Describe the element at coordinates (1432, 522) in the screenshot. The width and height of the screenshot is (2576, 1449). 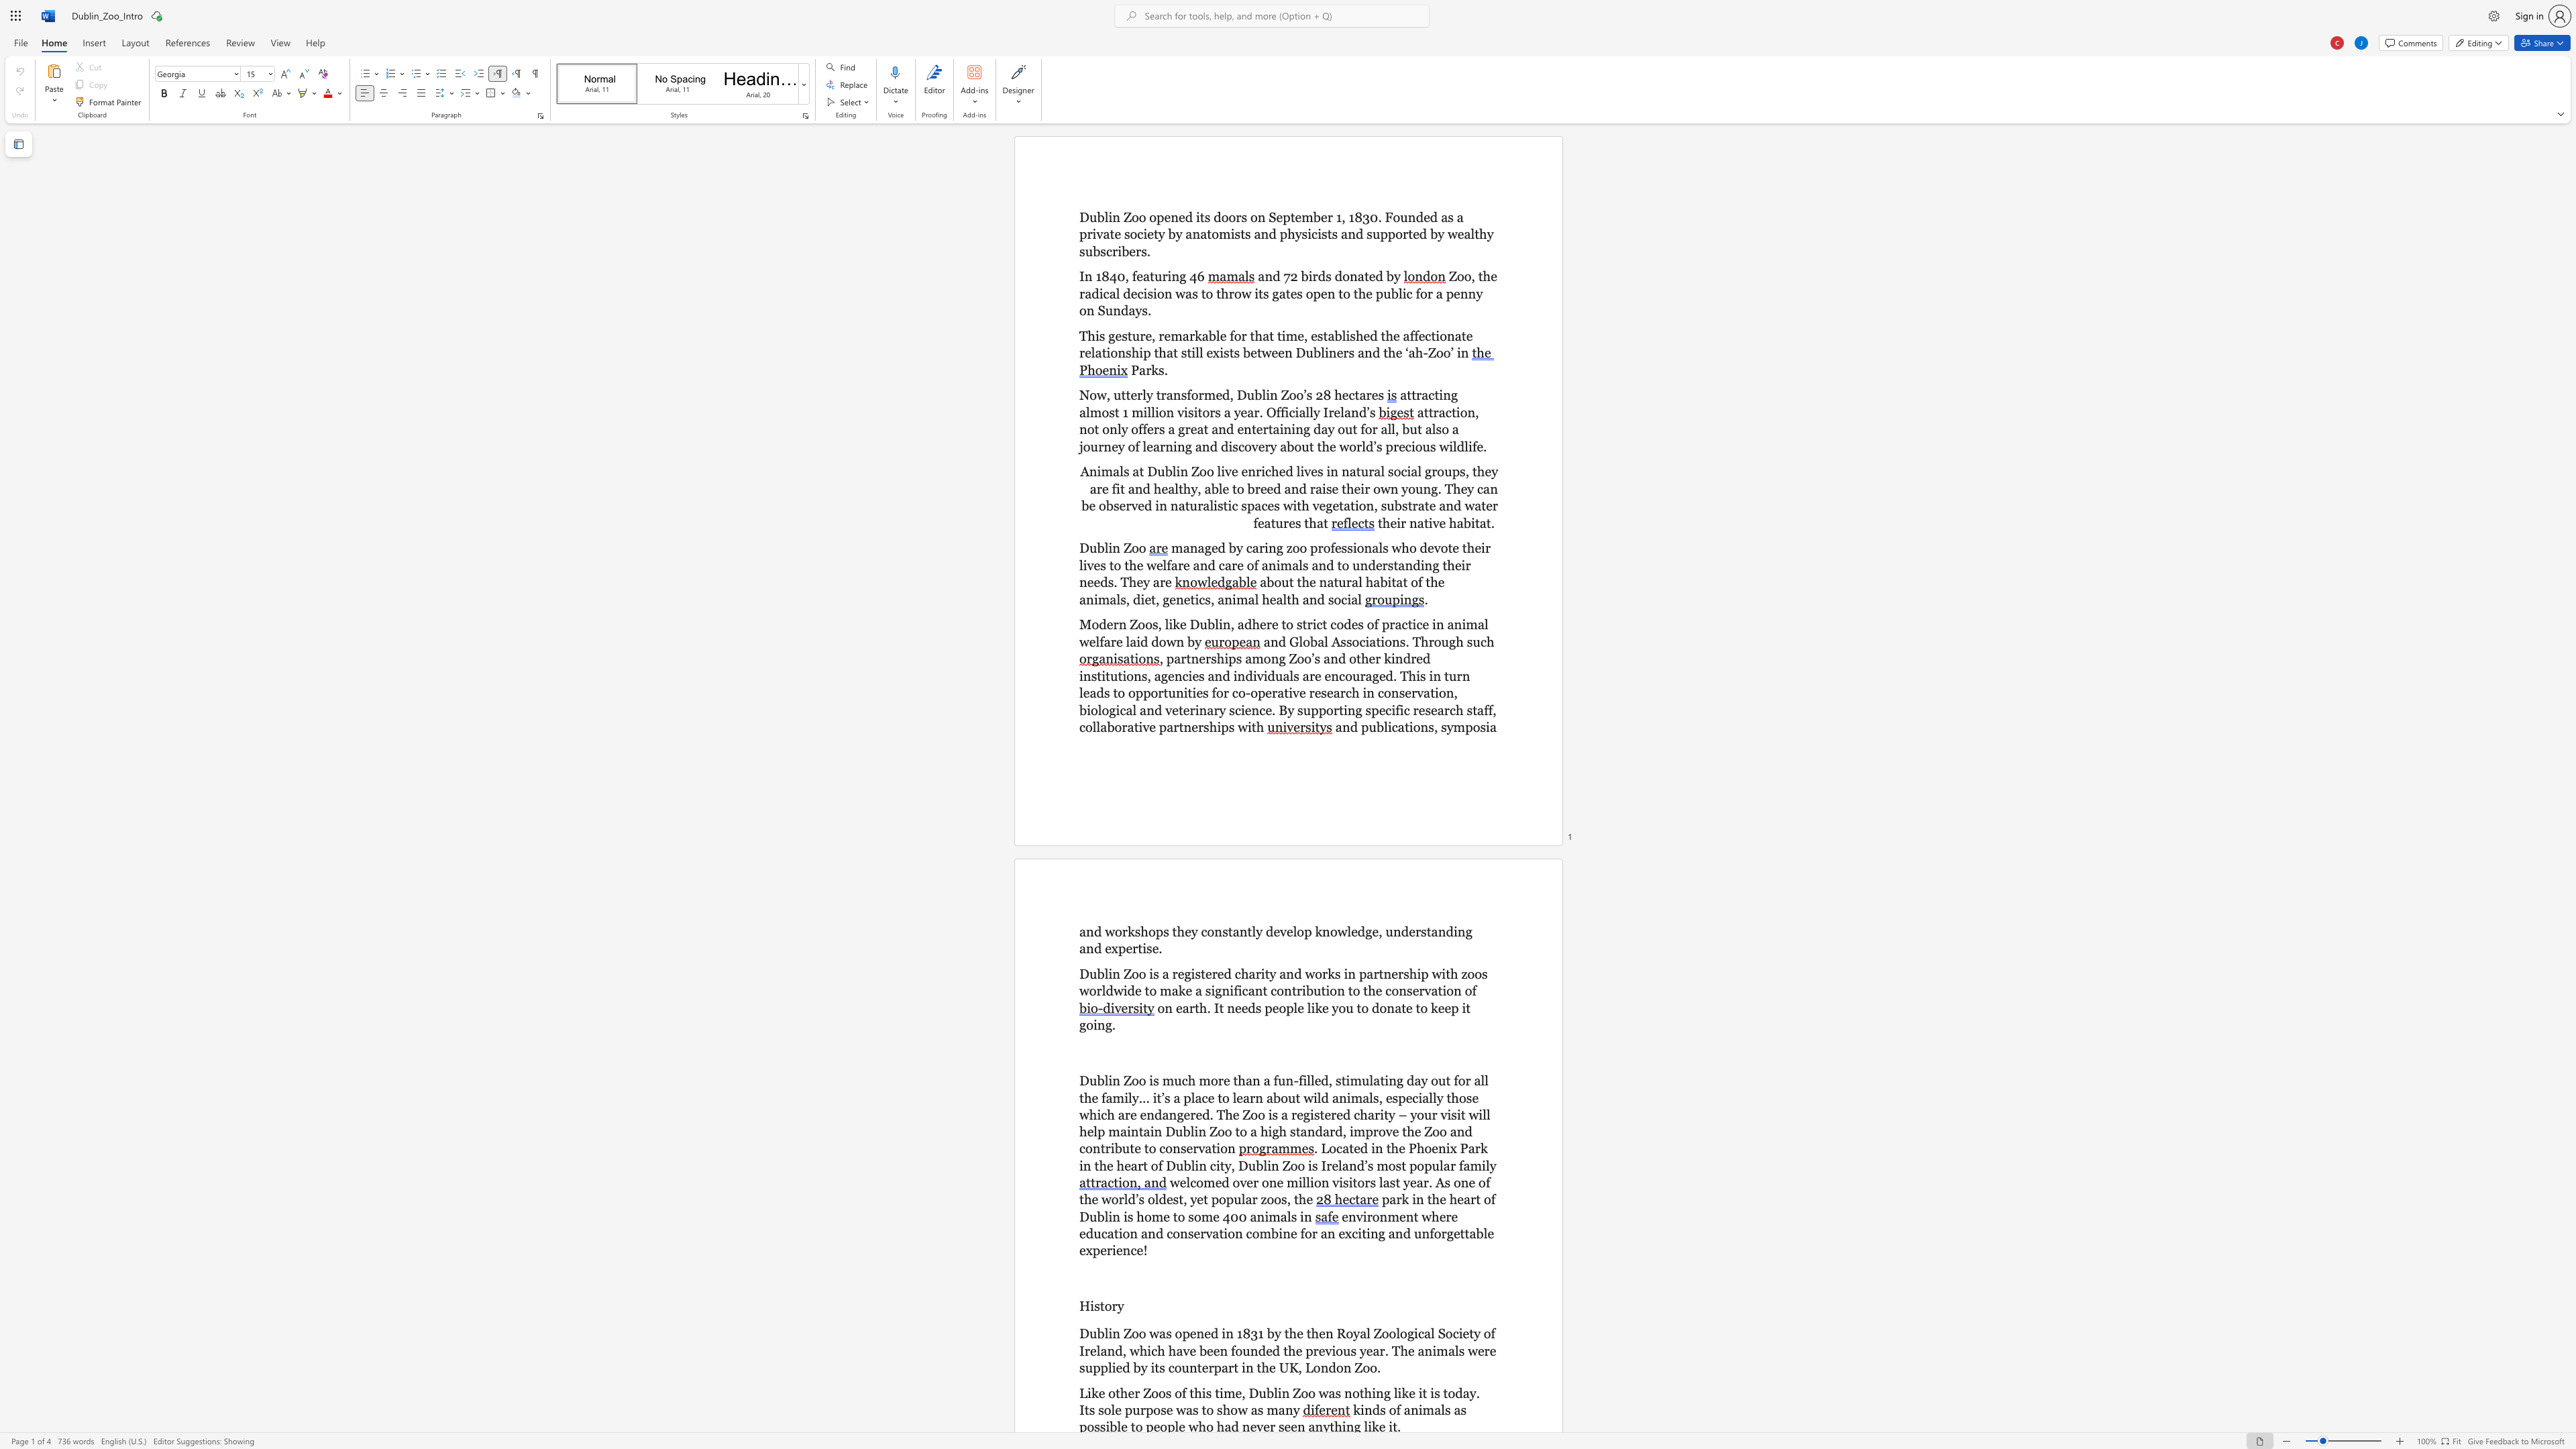
I see `the subset text "ve h" within the text "their native habitat."` at that location.